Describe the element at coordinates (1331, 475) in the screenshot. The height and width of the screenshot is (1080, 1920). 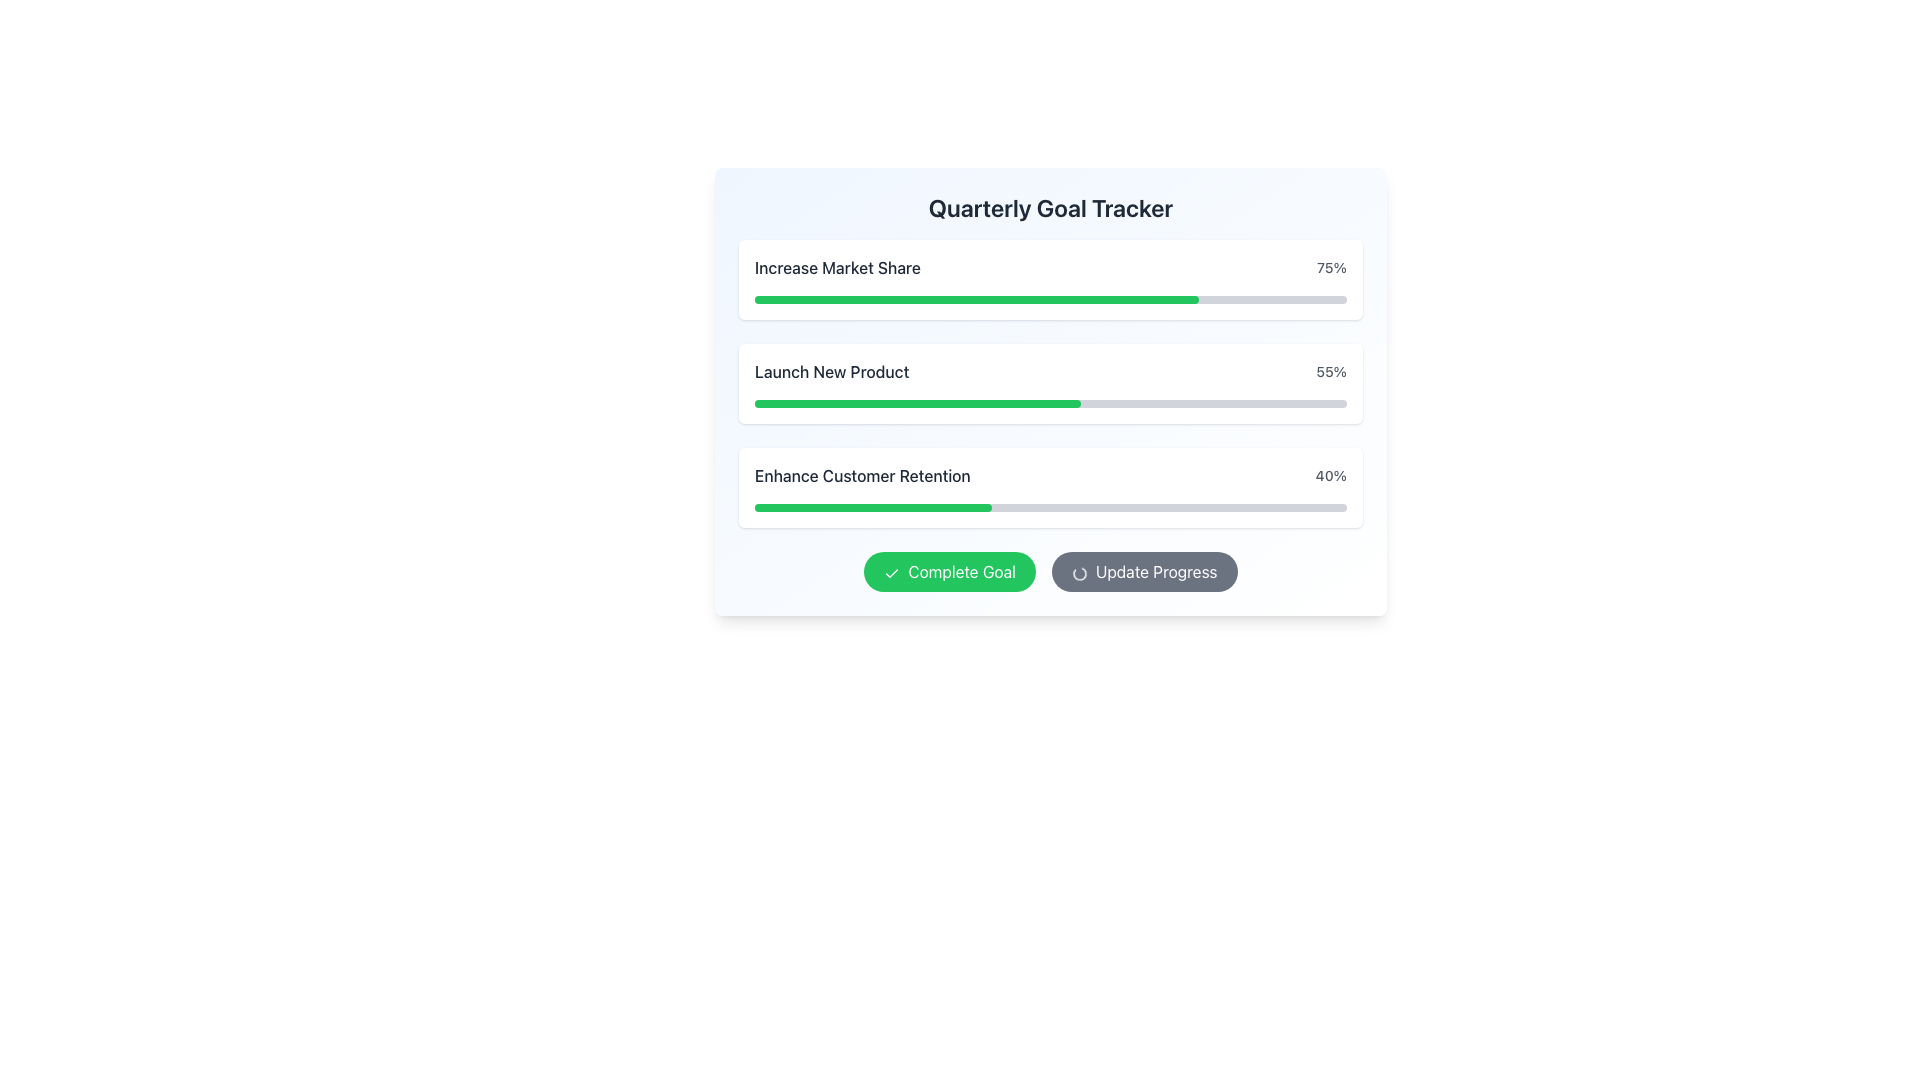
I see `the text label displaying '40%' in gray color, located on the right-hand side of the 'Enhance Customer Retention' section in the 'Quarterly Goal Tracker' interface` at that location.